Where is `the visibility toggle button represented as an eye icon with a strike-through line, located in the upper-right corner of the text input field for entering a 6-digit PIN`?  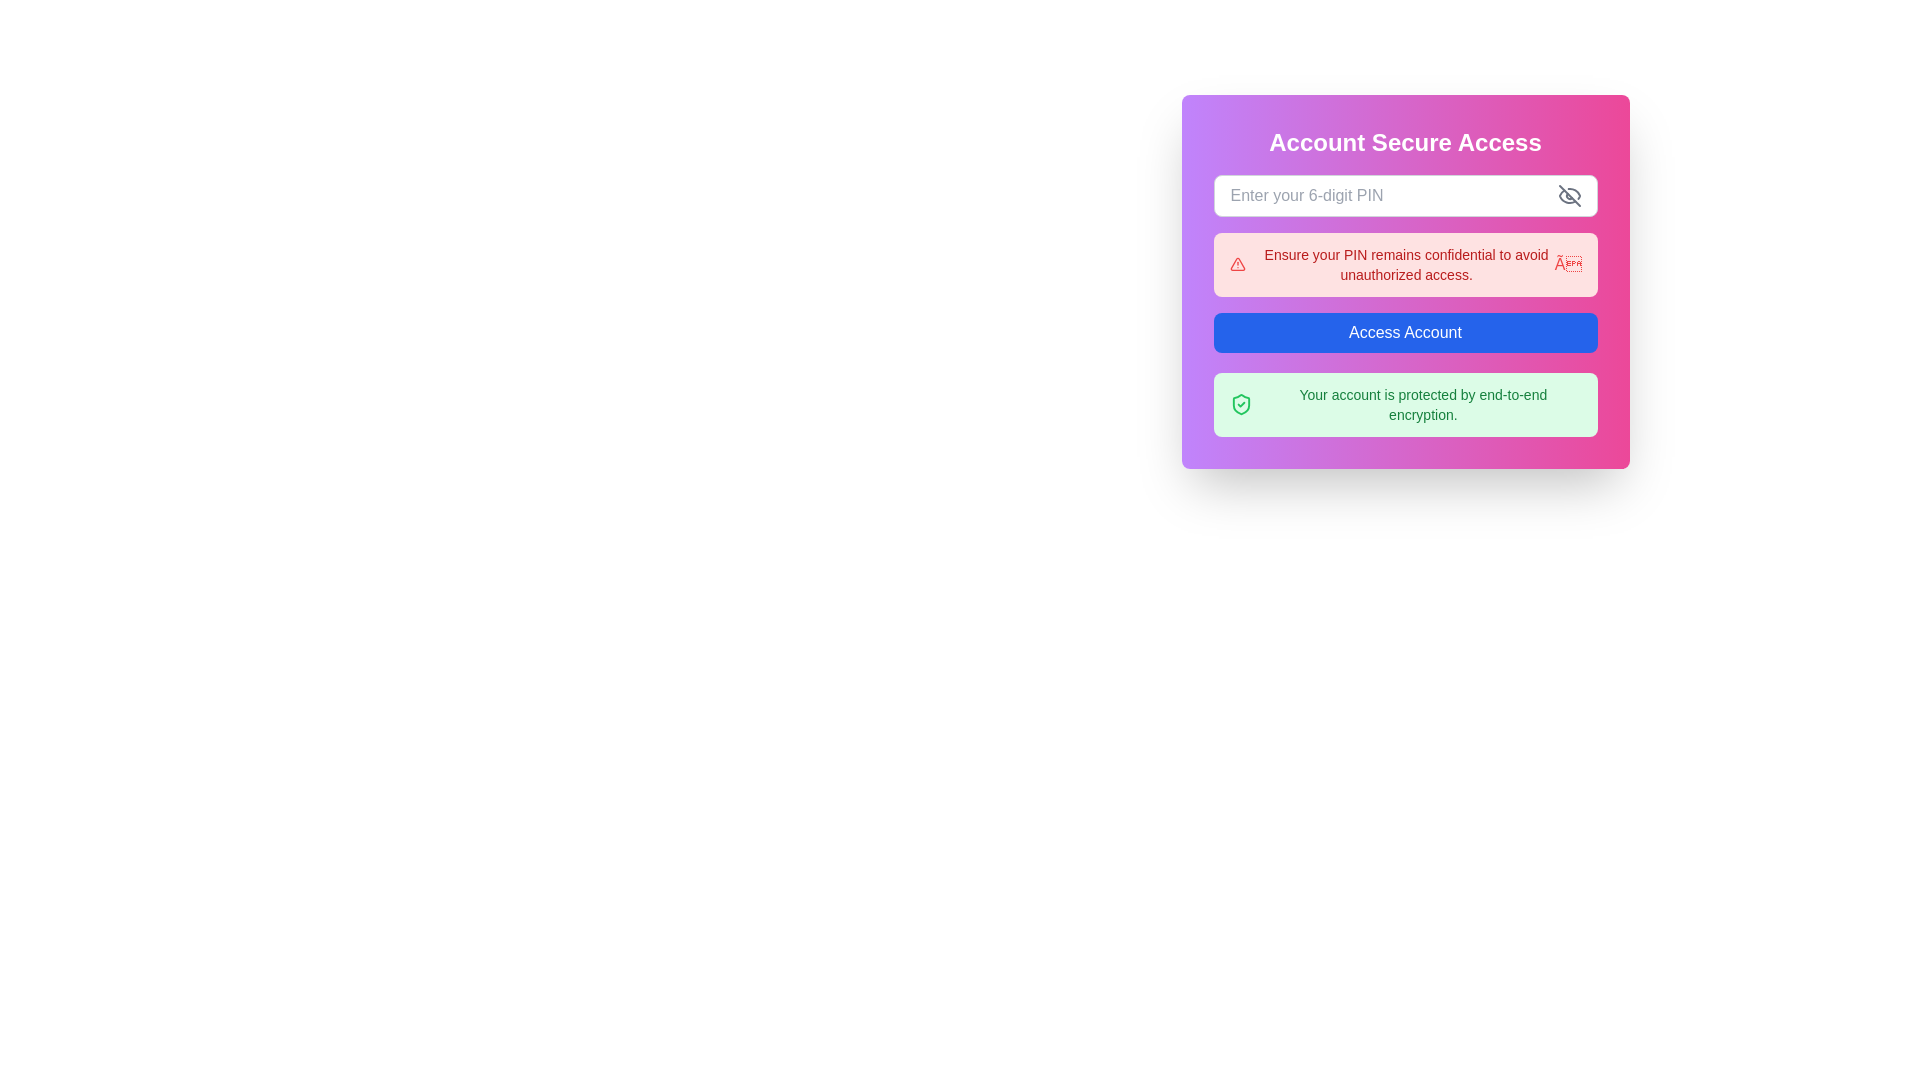
the visibility toggle button represented as an eye icon with a strike-through line, located in the upper-right corner of the text input field for entering a 6-digit PIN is located at coordinates (1568, 196).